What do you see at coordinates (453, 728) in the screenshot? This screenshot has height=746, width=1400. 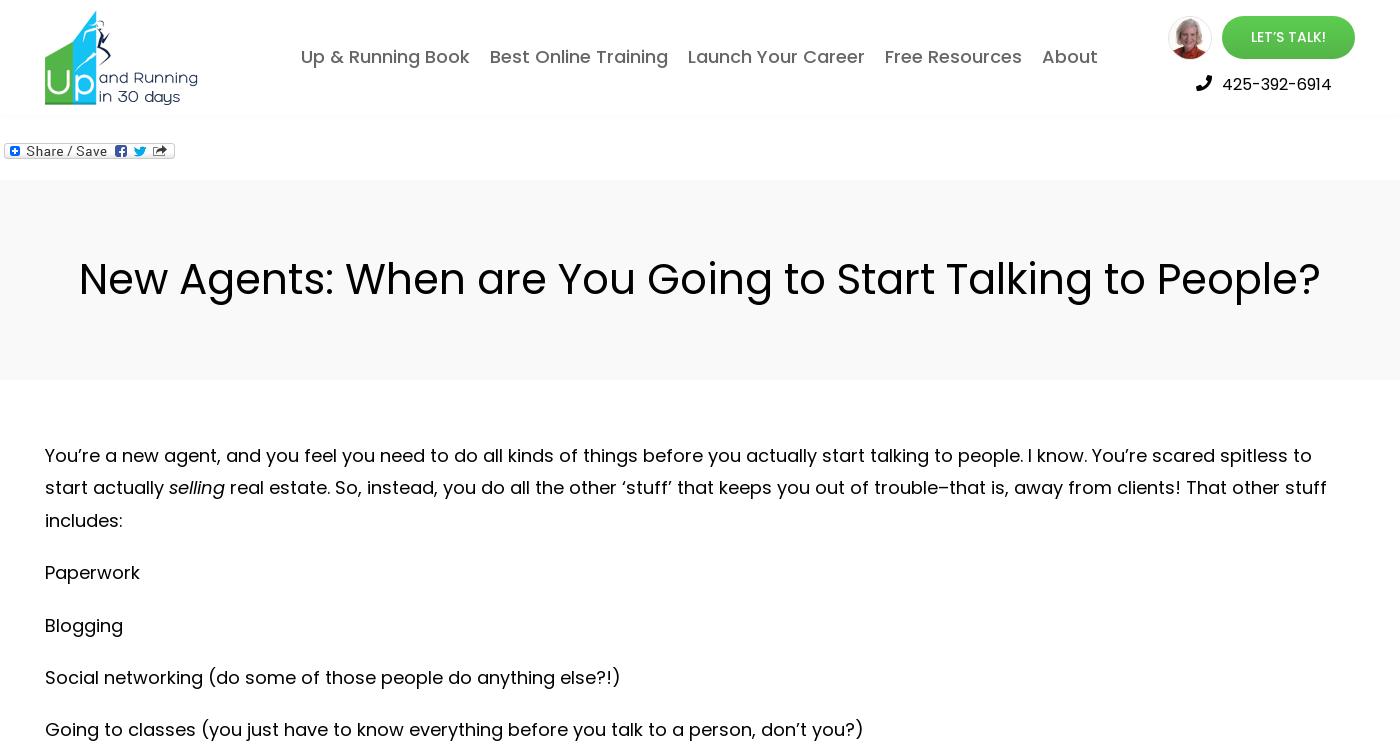 I see `'Going to classes (you just have to know everything before you talk to a person, don’t you?)'` at bounding box center [453, 728].